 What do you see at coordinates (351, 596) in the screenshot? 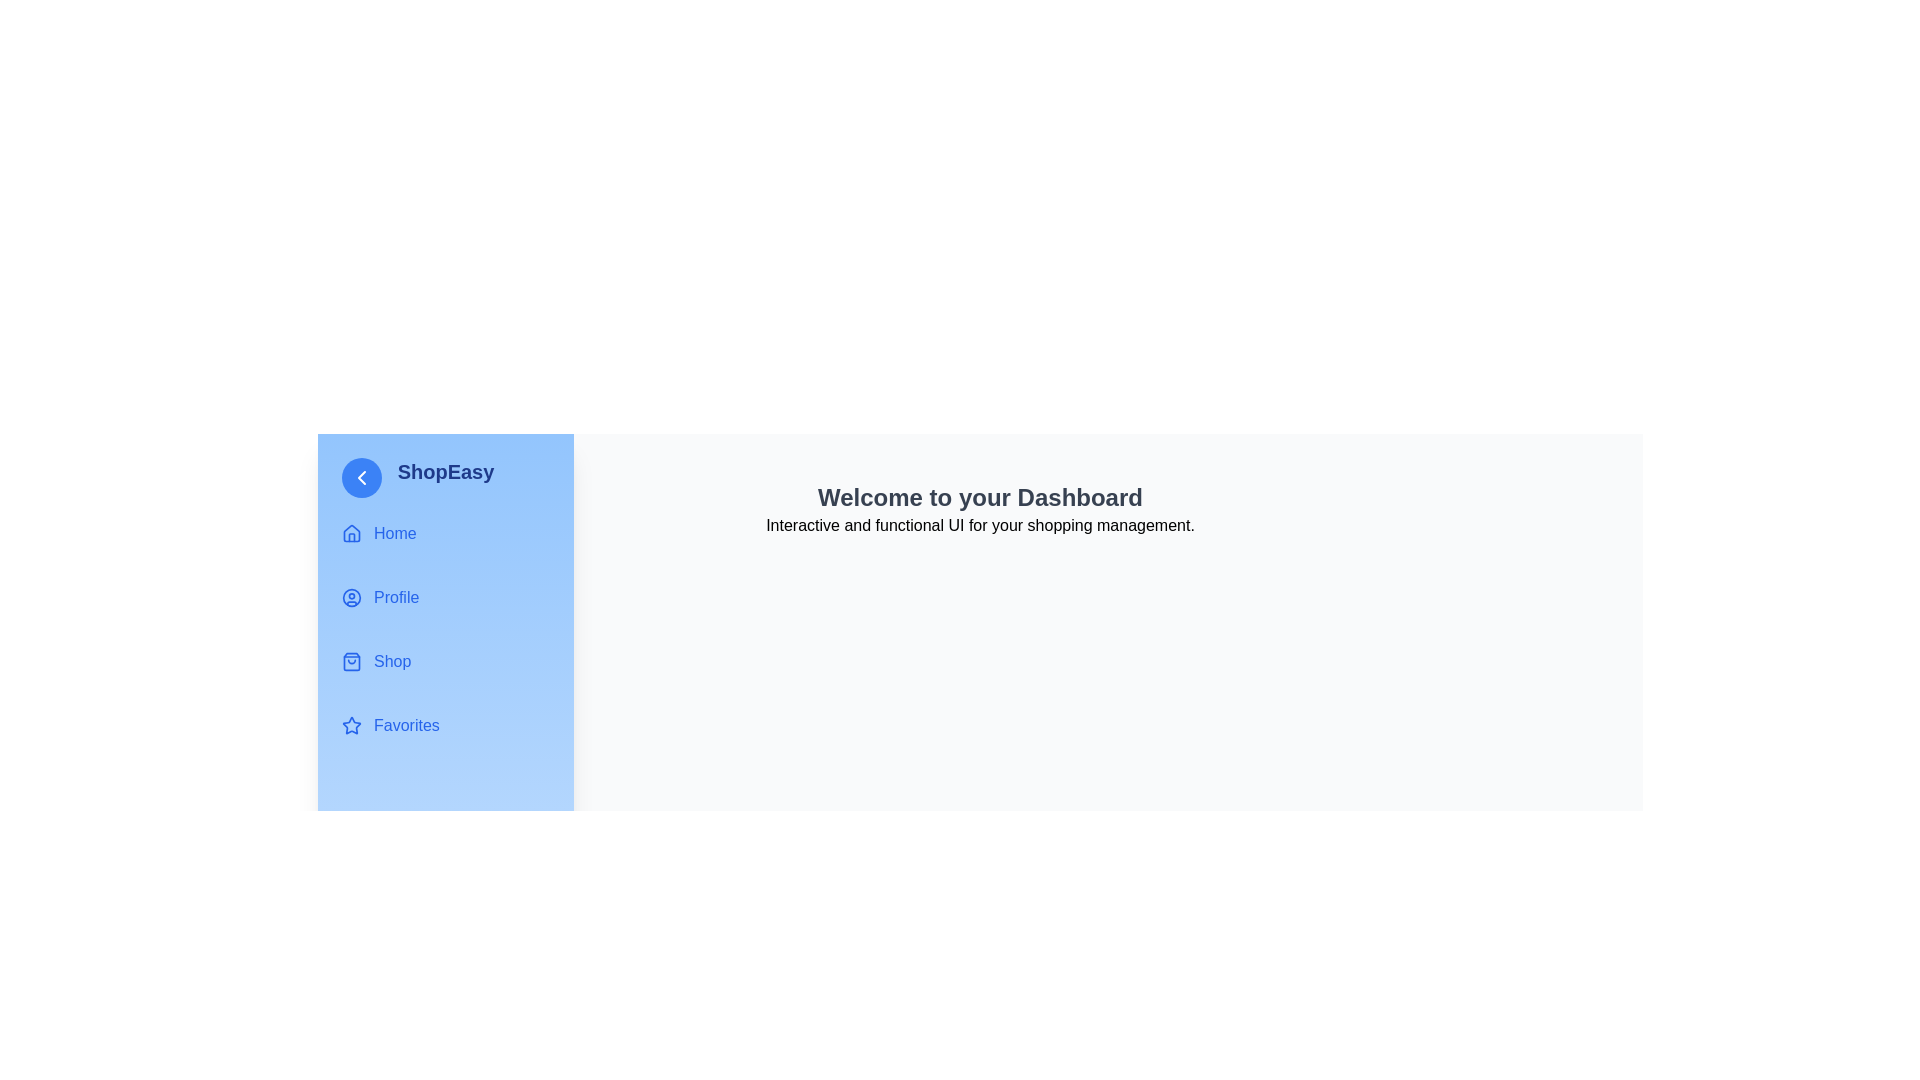
I see `the user profile icon located on the left-side navigation panel next to the 'Profile' text` at bounding box center [351, 596].